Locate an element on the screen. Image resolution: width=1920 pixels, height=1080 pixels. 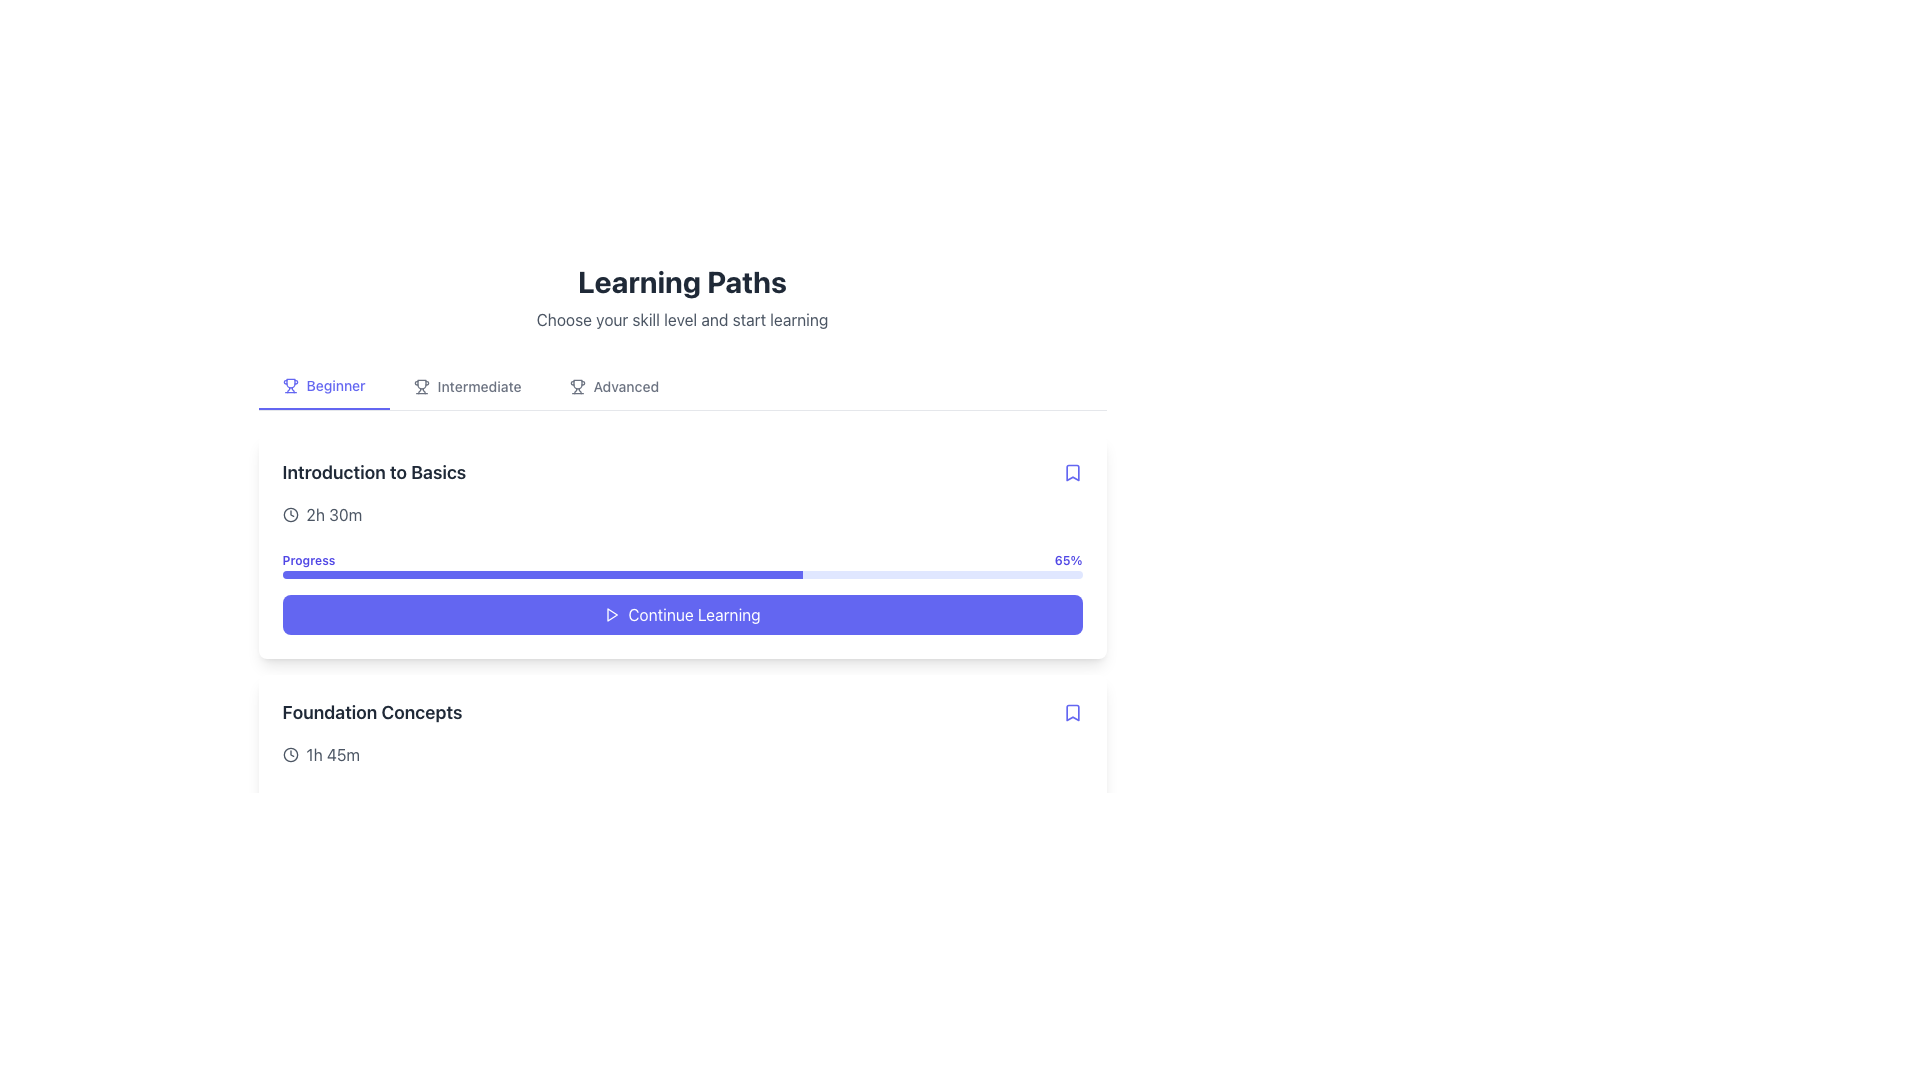
the 'Beginner' button, which is styled with a bold font and light indigo color is located at coordinates (324, 386).